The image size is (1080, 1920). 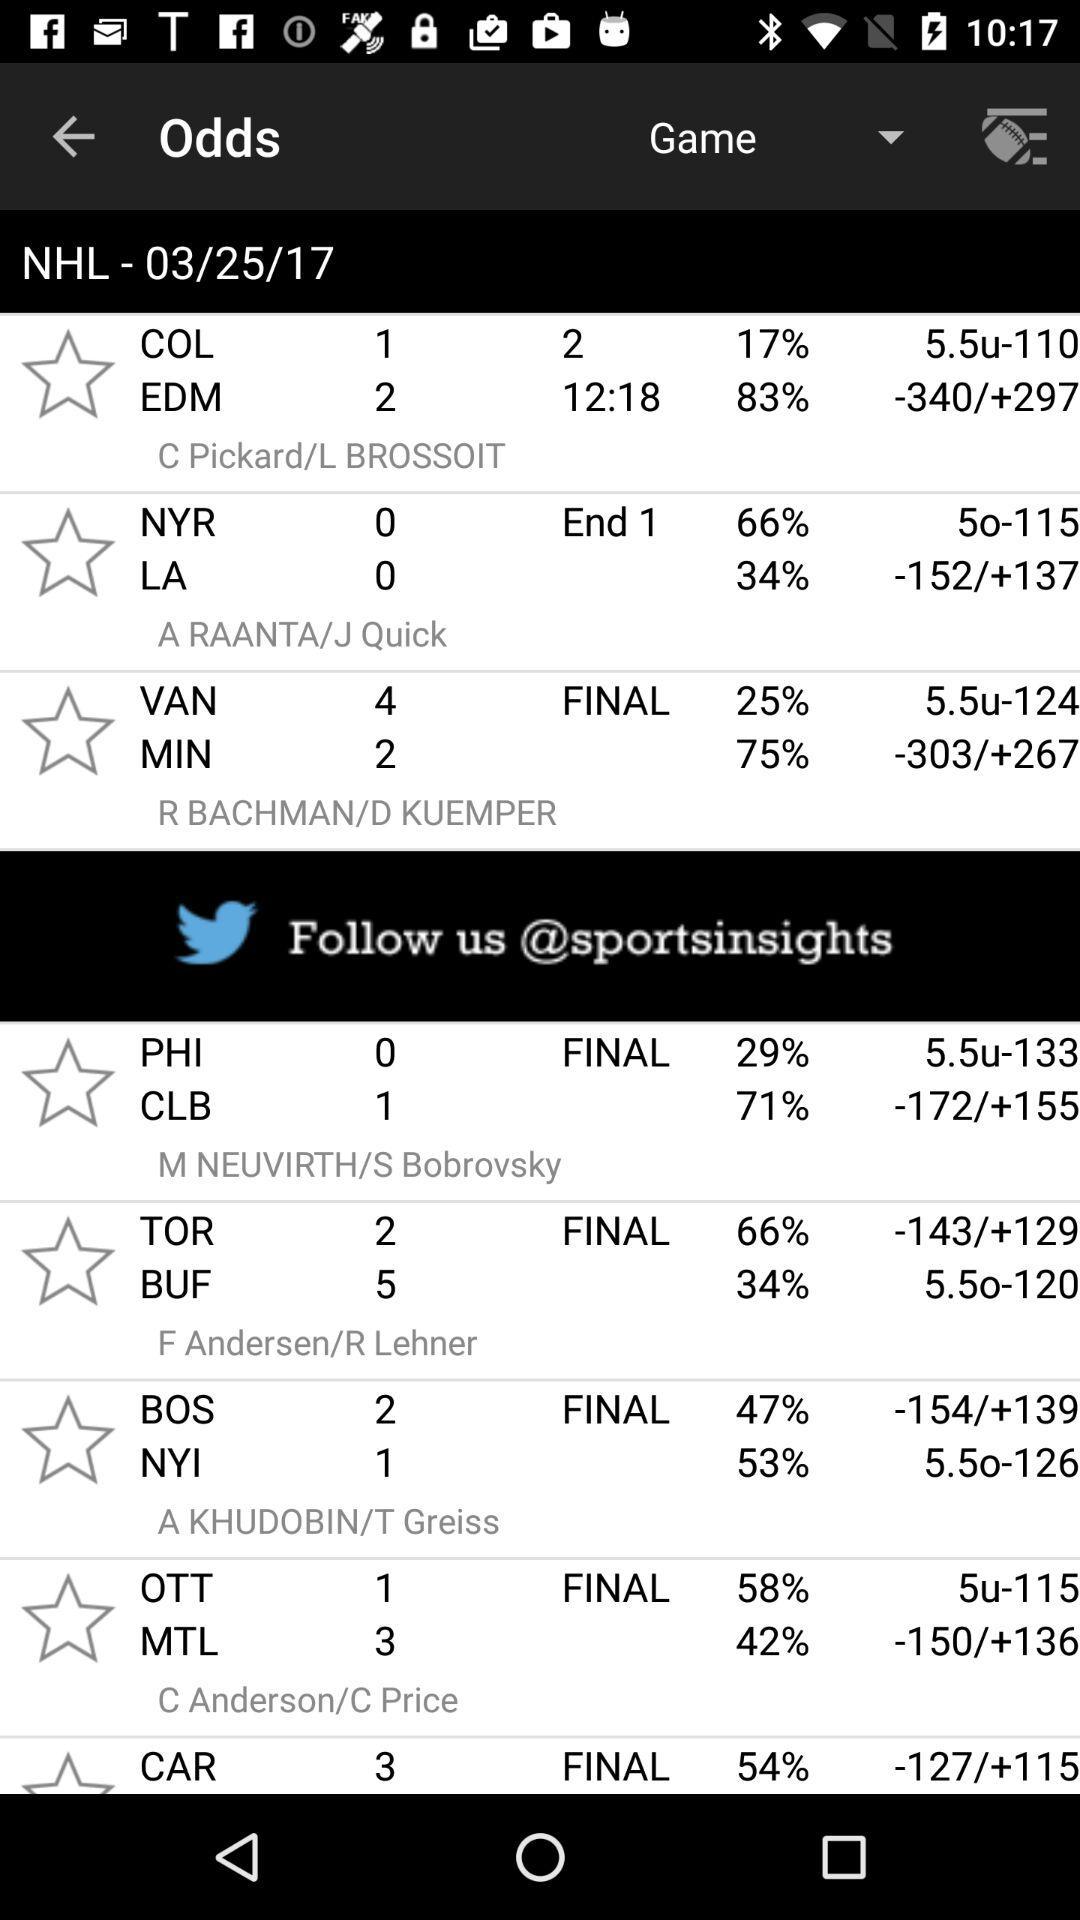 I want to click on favread, so click(x=67, y=1766).